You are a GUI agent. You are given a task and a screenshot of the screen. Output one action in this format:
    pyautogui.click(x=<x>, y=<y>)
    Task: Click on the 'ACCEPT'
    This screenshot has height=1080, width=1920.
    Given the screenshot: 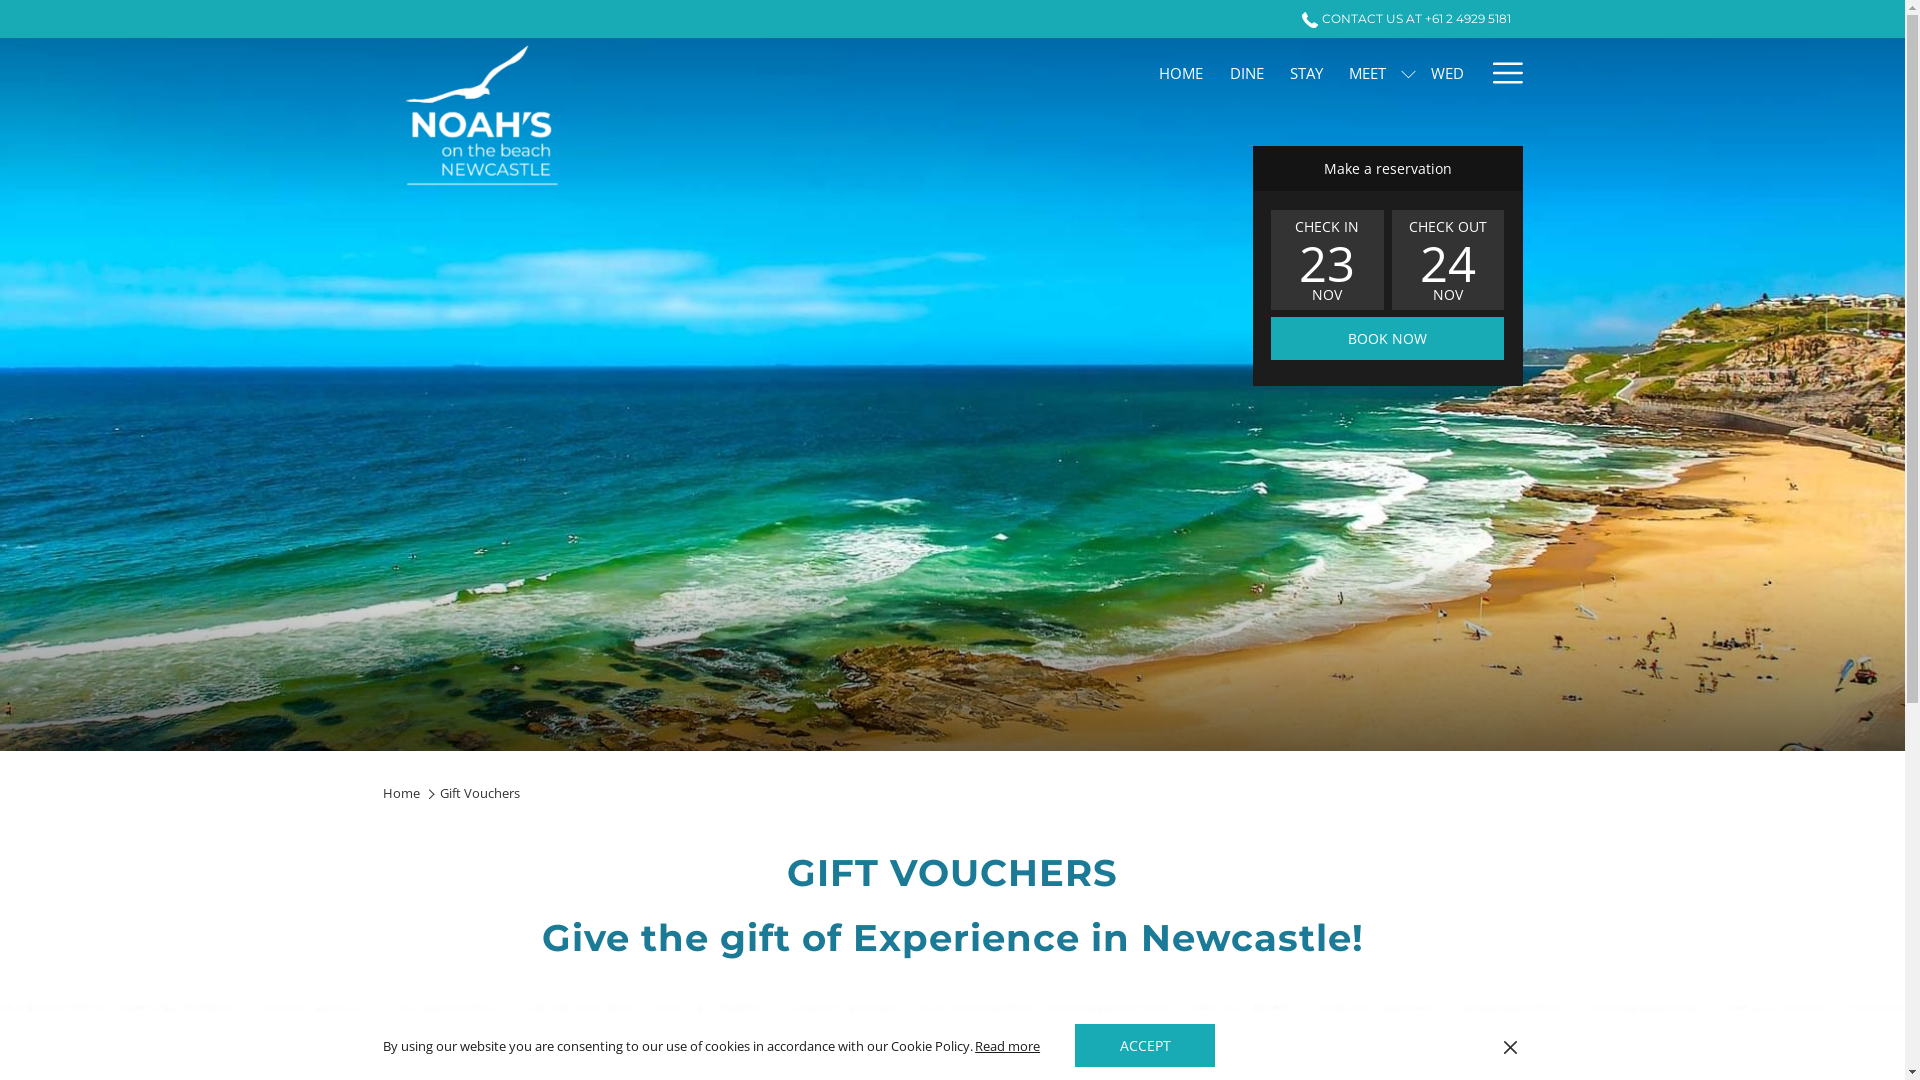 What is the action you would take?
    pyautogui.click(x=1145, y=1044)
    